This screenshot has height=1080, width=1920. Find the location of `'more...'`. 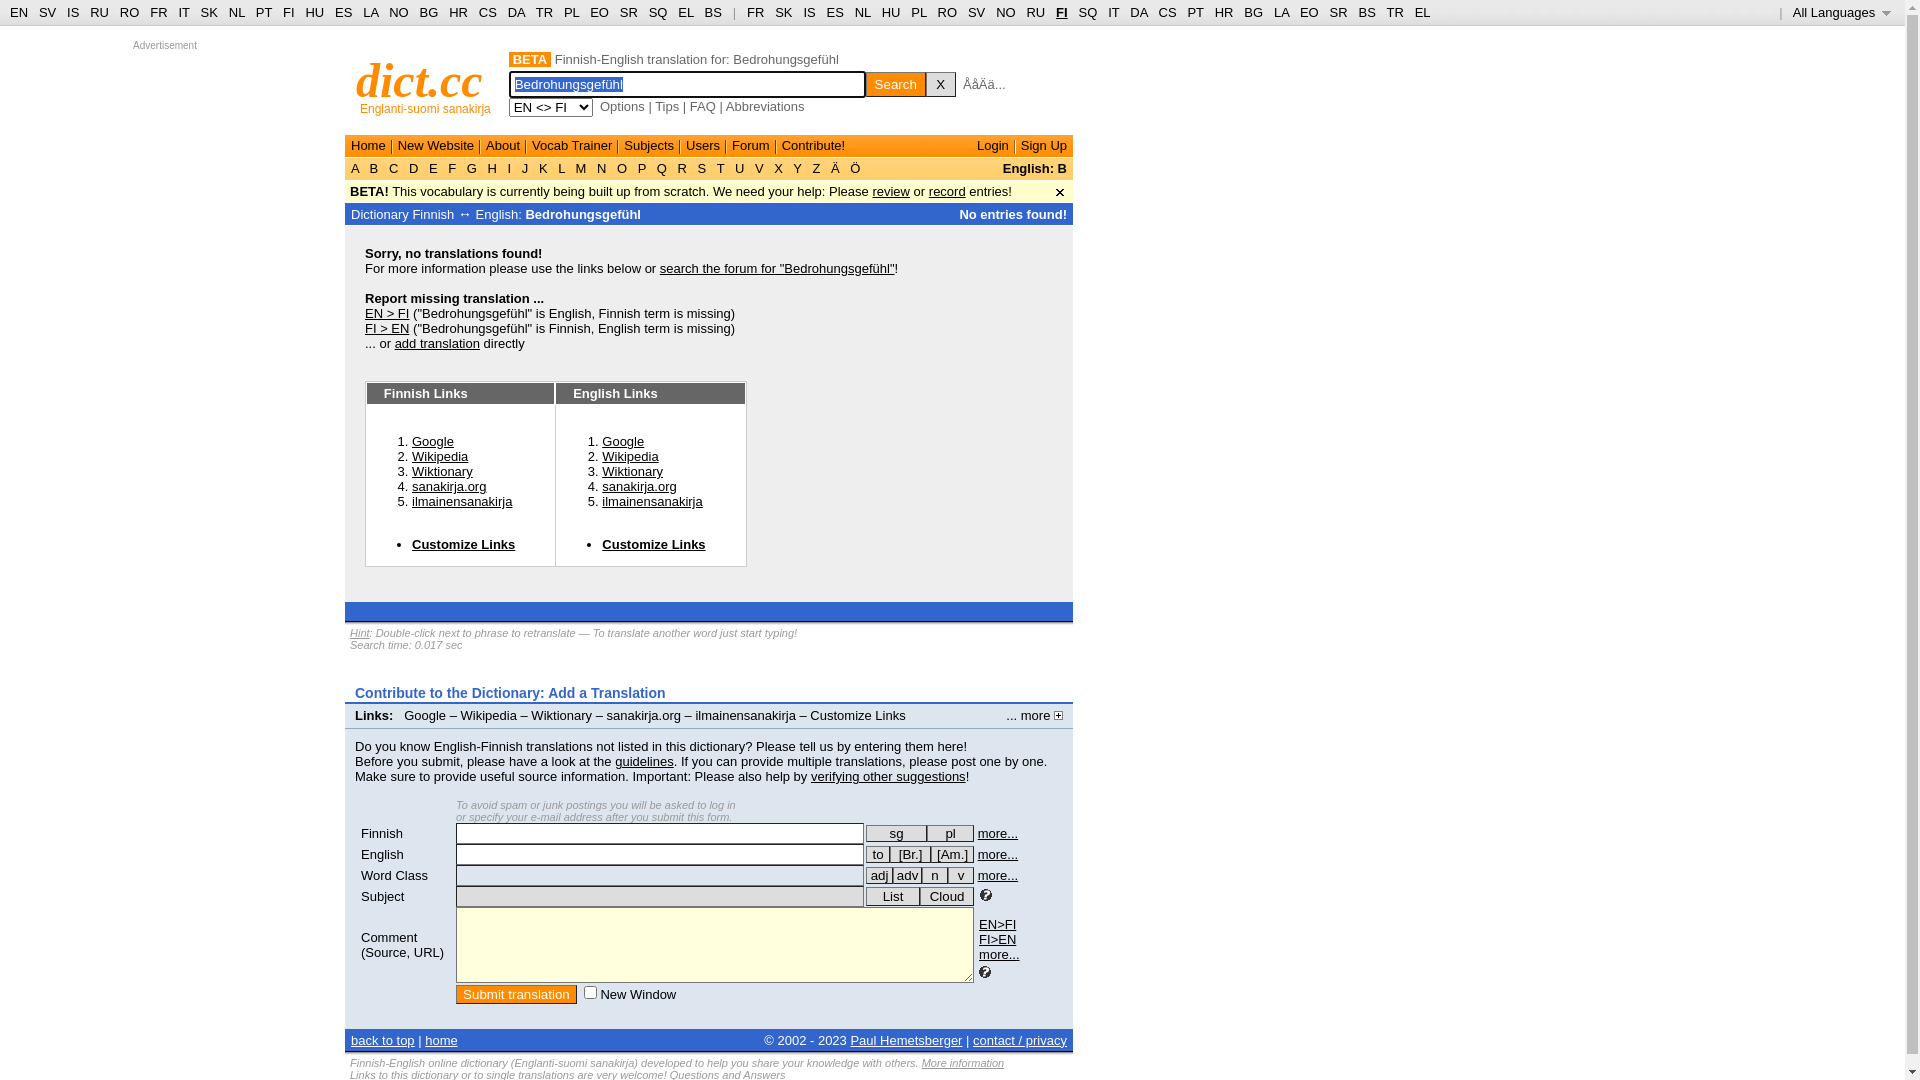

'more...' is located at coordinates (978, 874).